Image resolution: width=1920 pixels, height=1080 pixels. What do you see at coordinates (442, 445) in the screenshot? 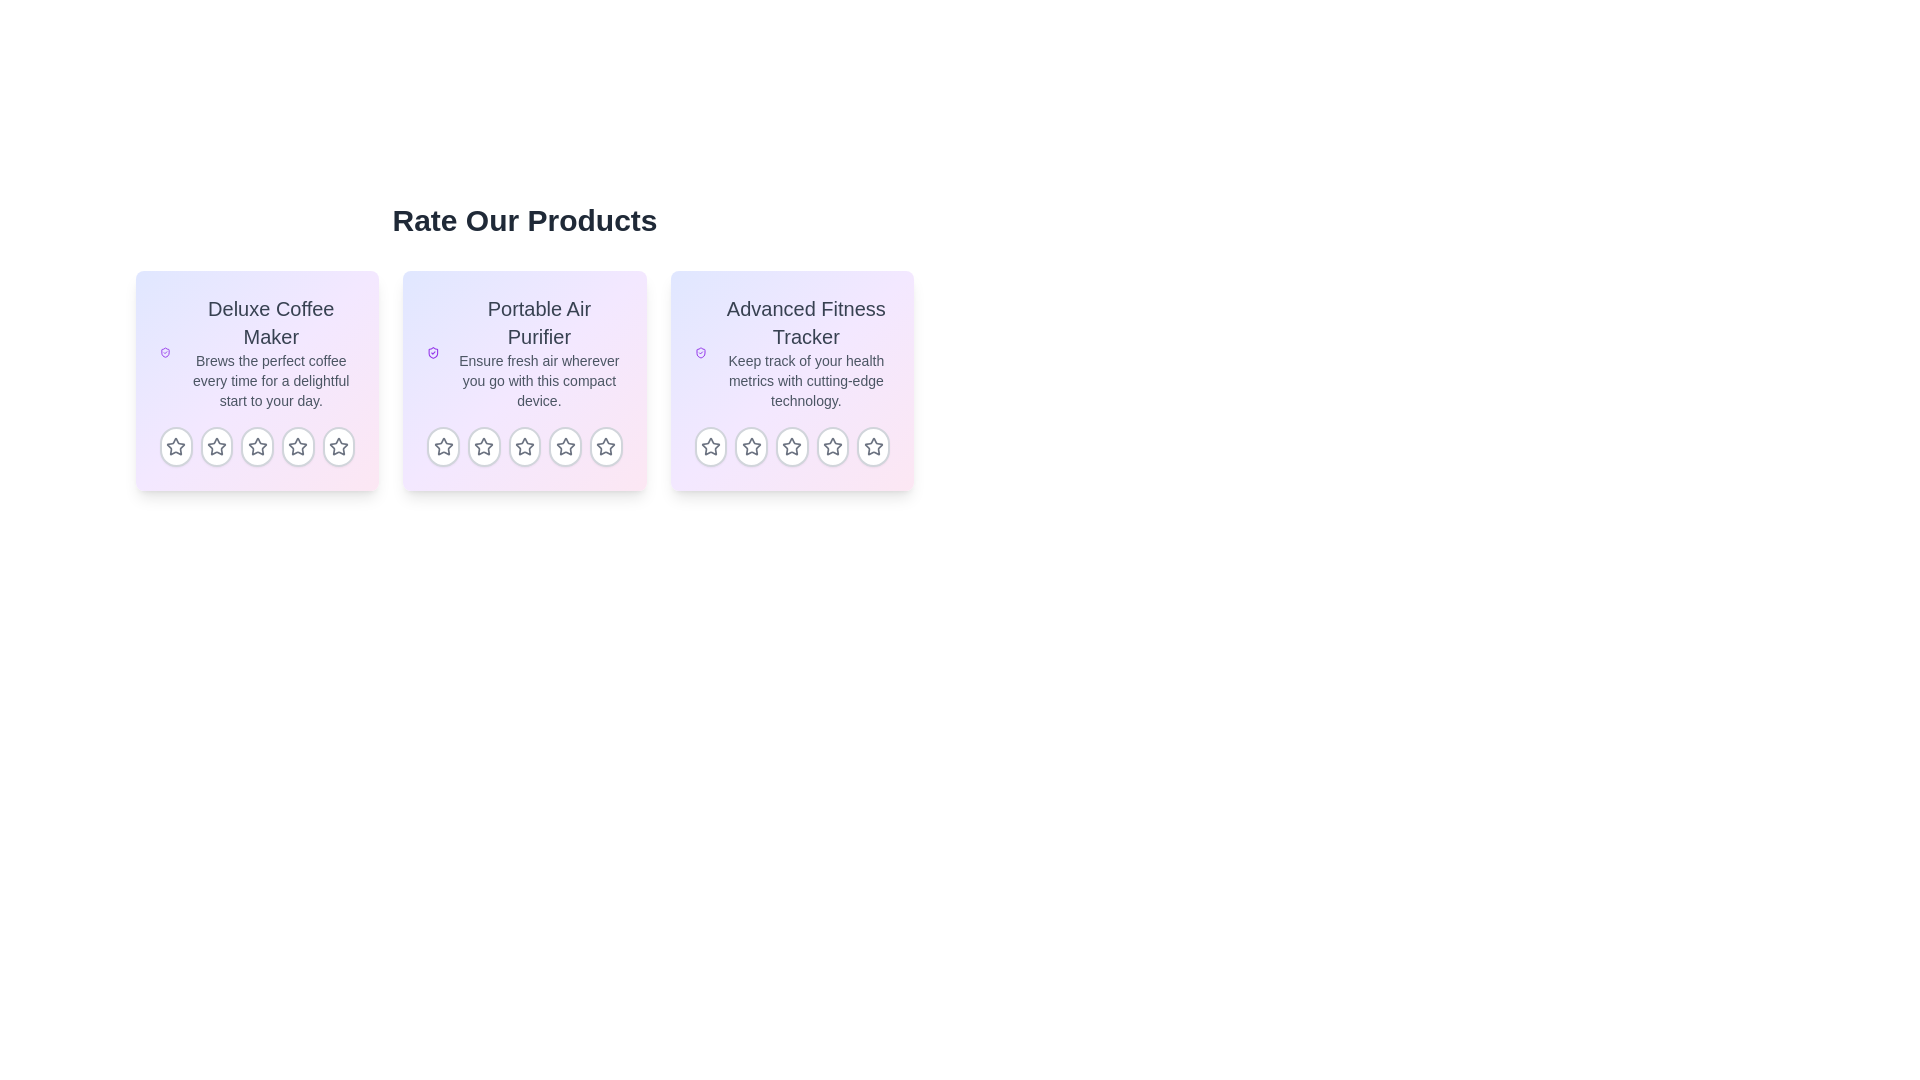
I see `the first star icon in the rating row of the 'Portable Air Purifier' product card` at bounding box center [442, 445].